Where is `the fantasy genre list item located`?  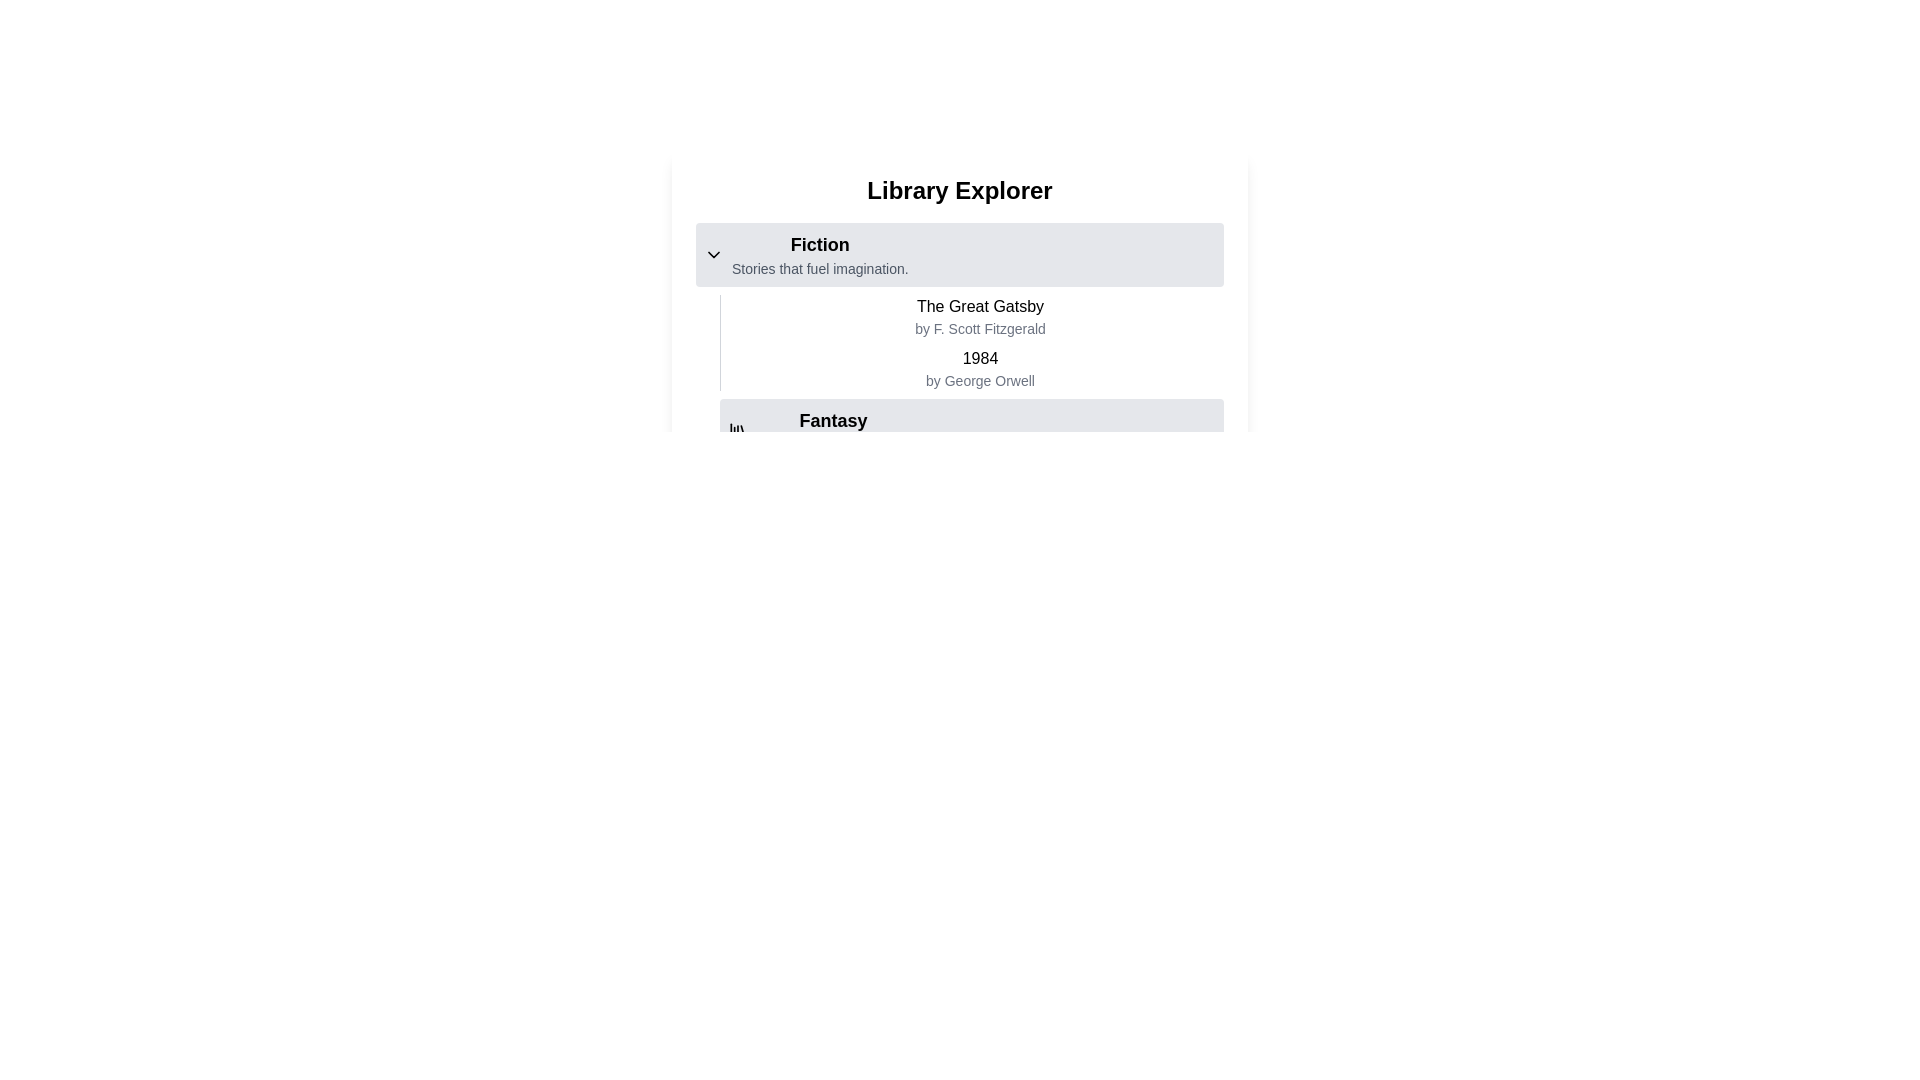
the fantasy genre list item located is located at coordinates (971, 430).